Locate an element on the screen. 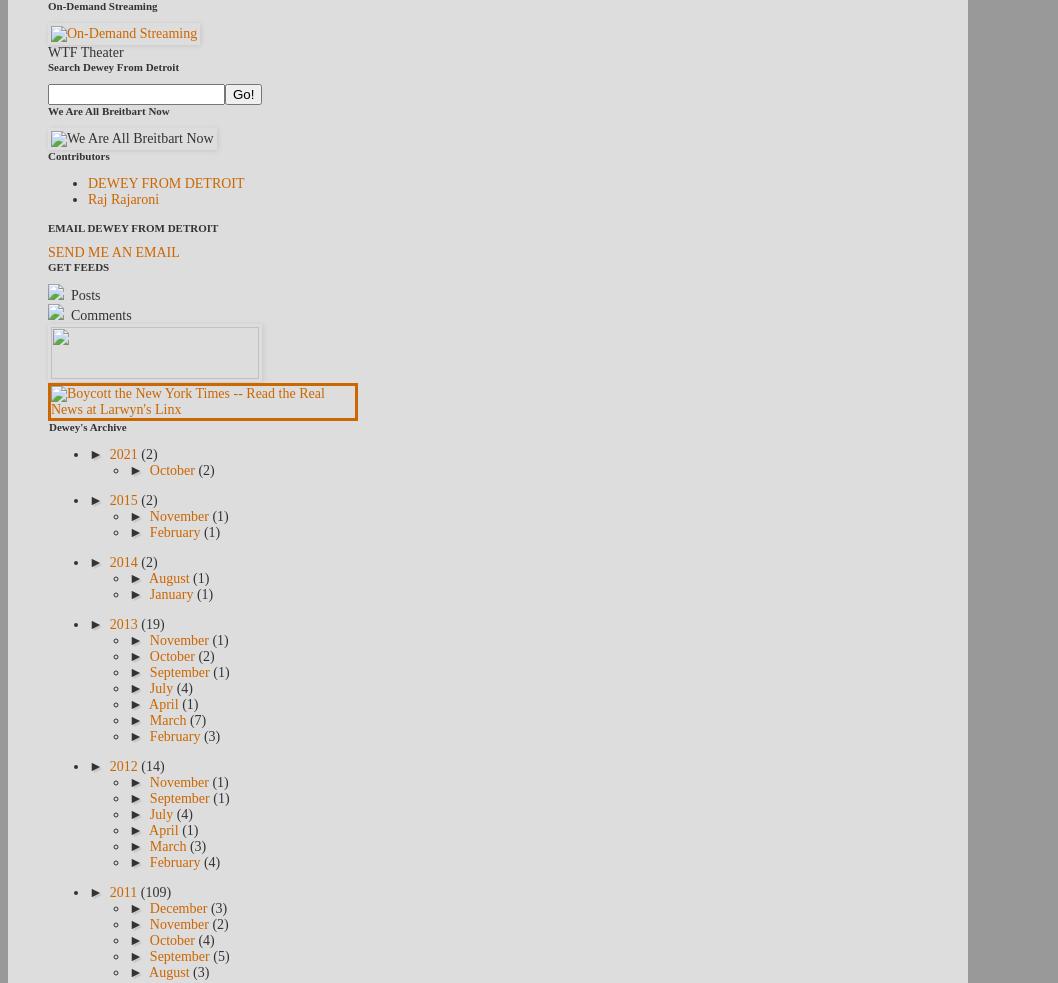 The height and width of the screenshot is (983, 1058). 'Raj Rajaroni' is located at coordinates (122, 199).